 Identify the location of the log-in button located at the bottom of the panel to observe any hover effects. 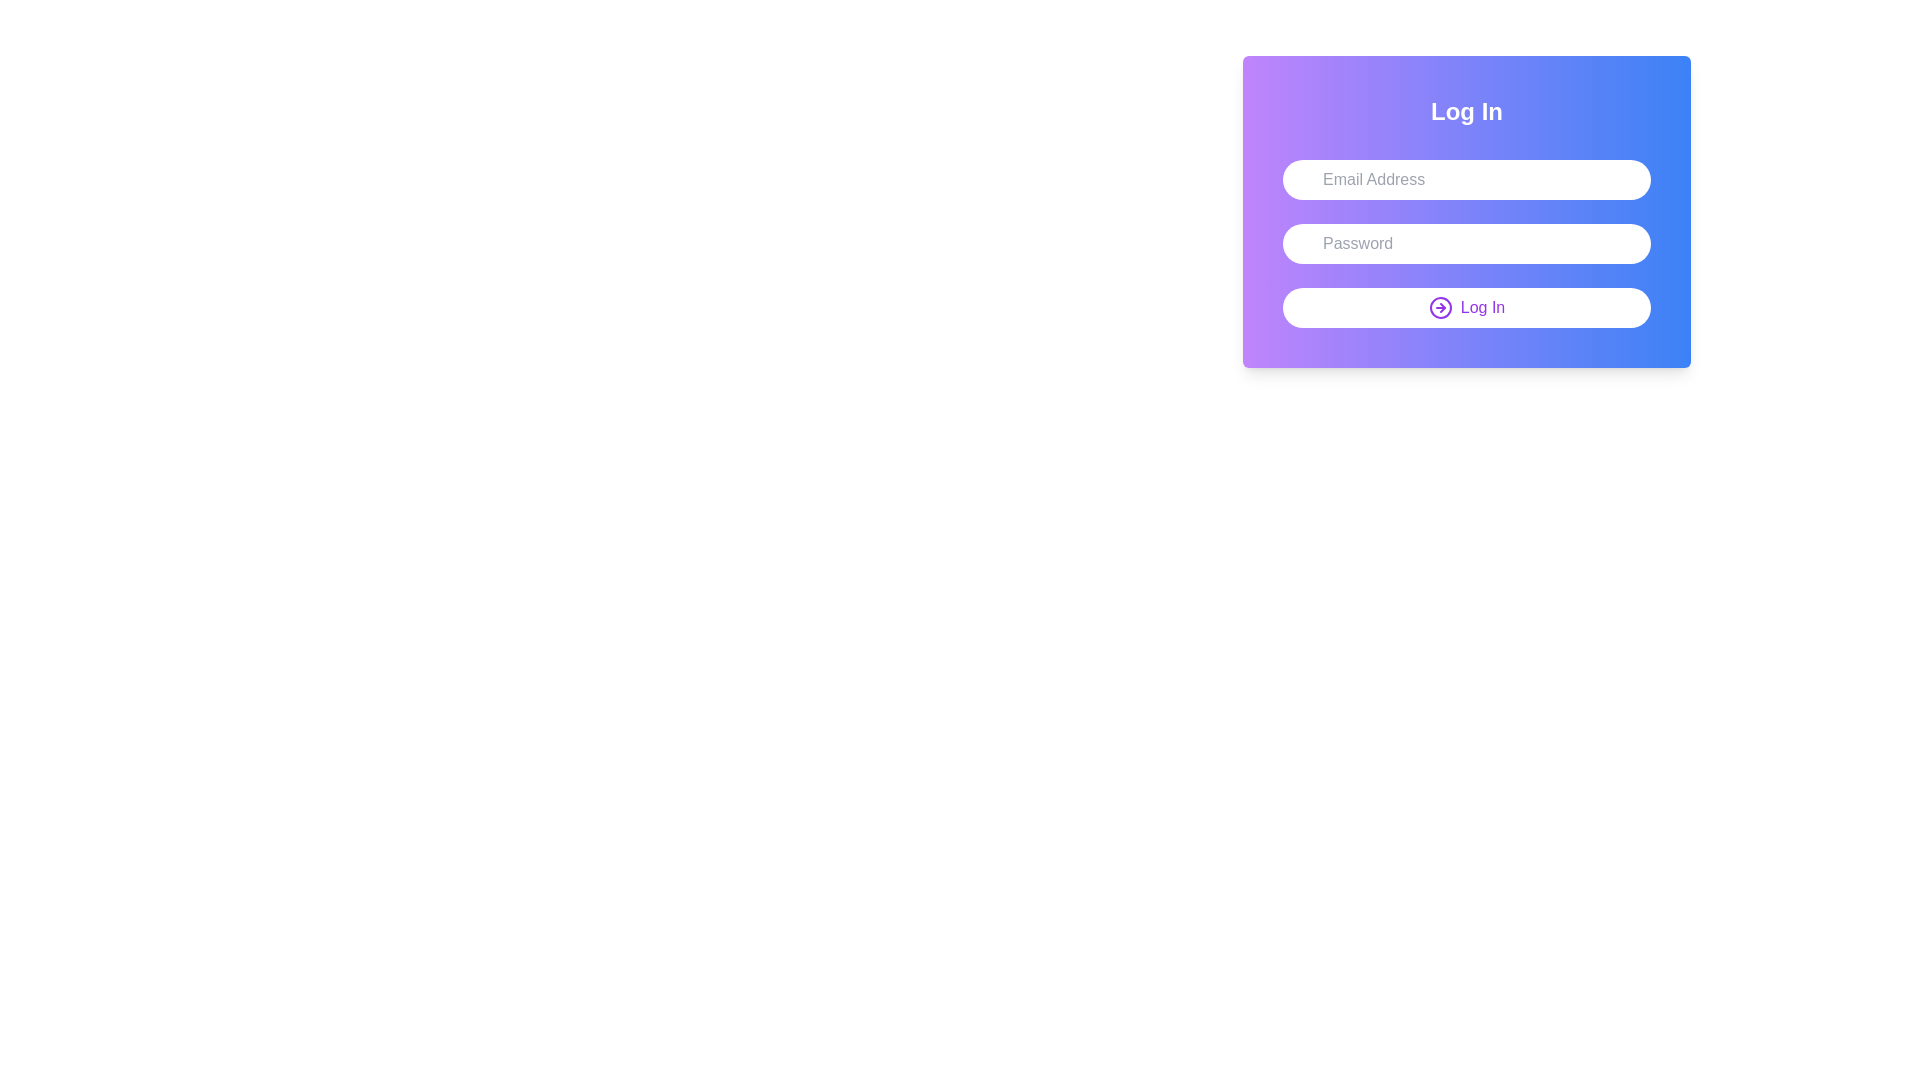
(1467, 308).